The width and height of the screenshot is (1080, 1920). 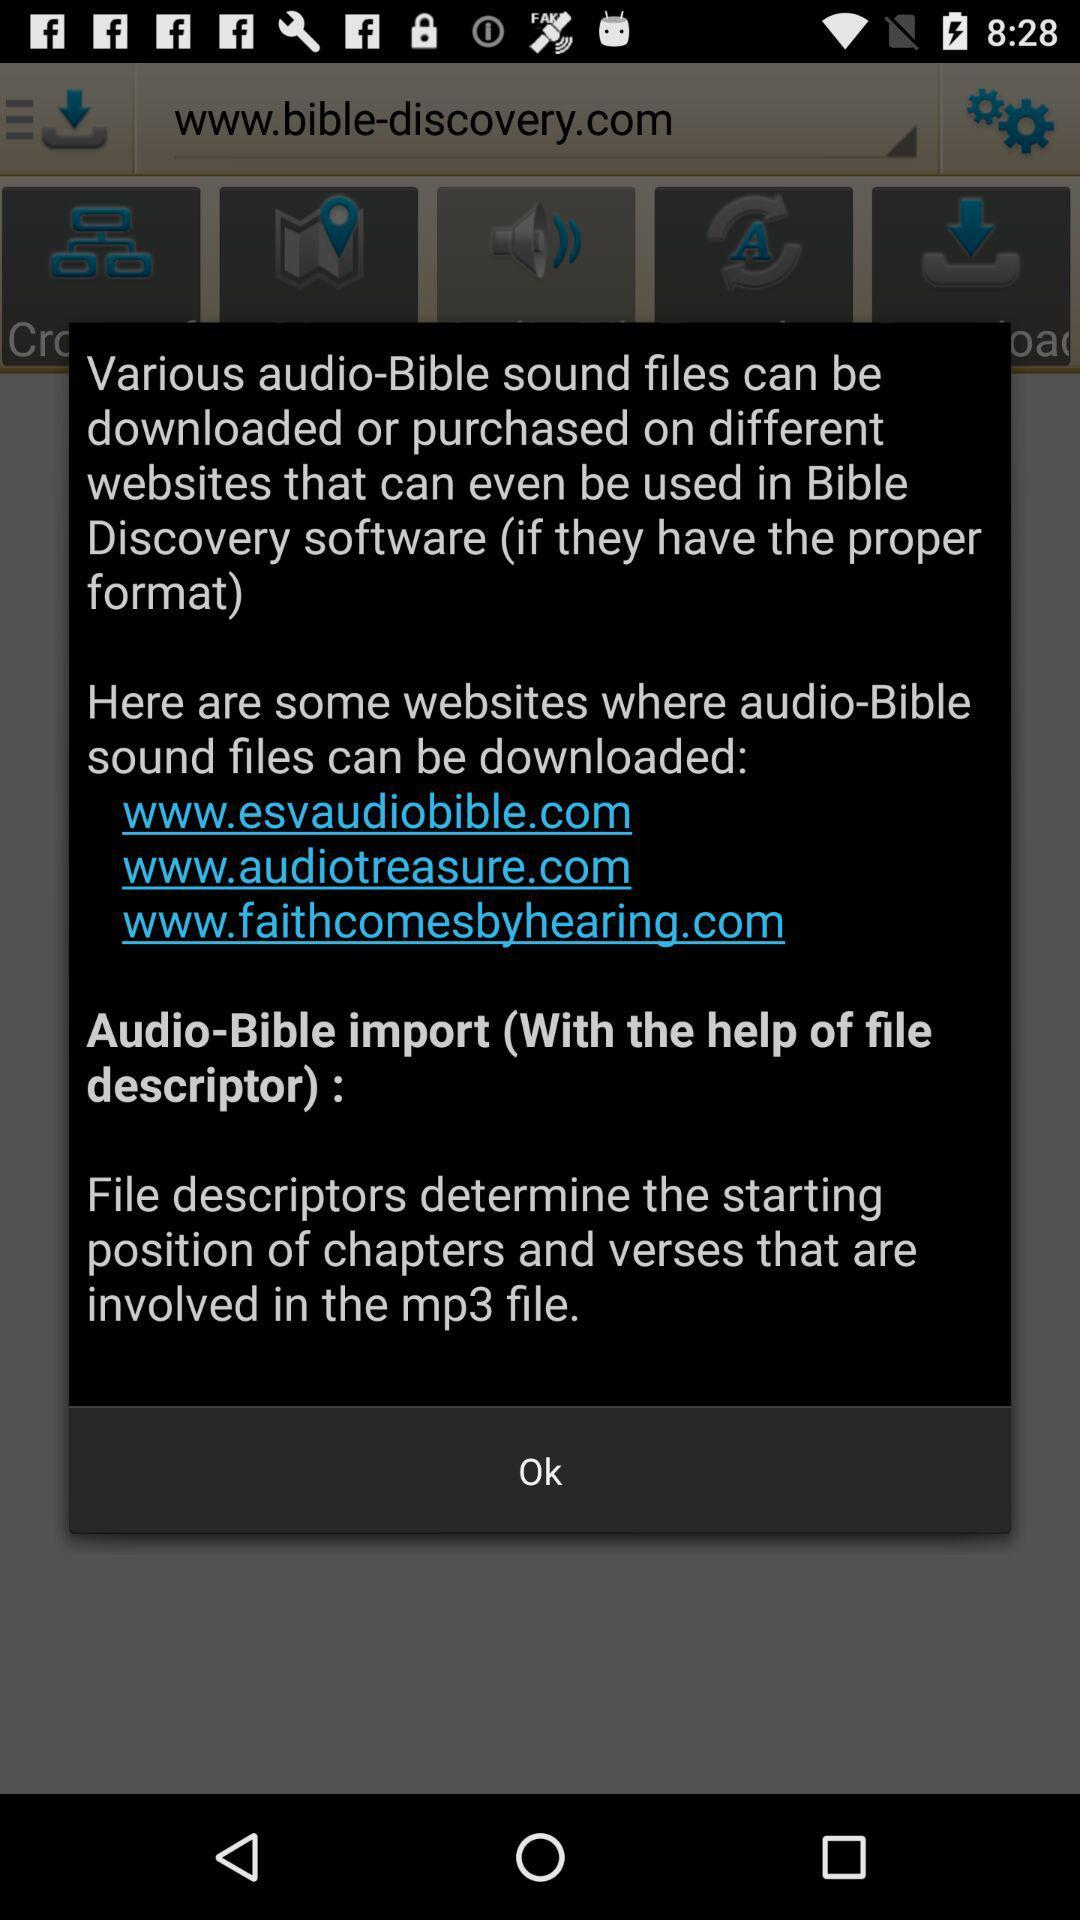 I want to click on various audio bible at the center, so click(x=540, y=864).